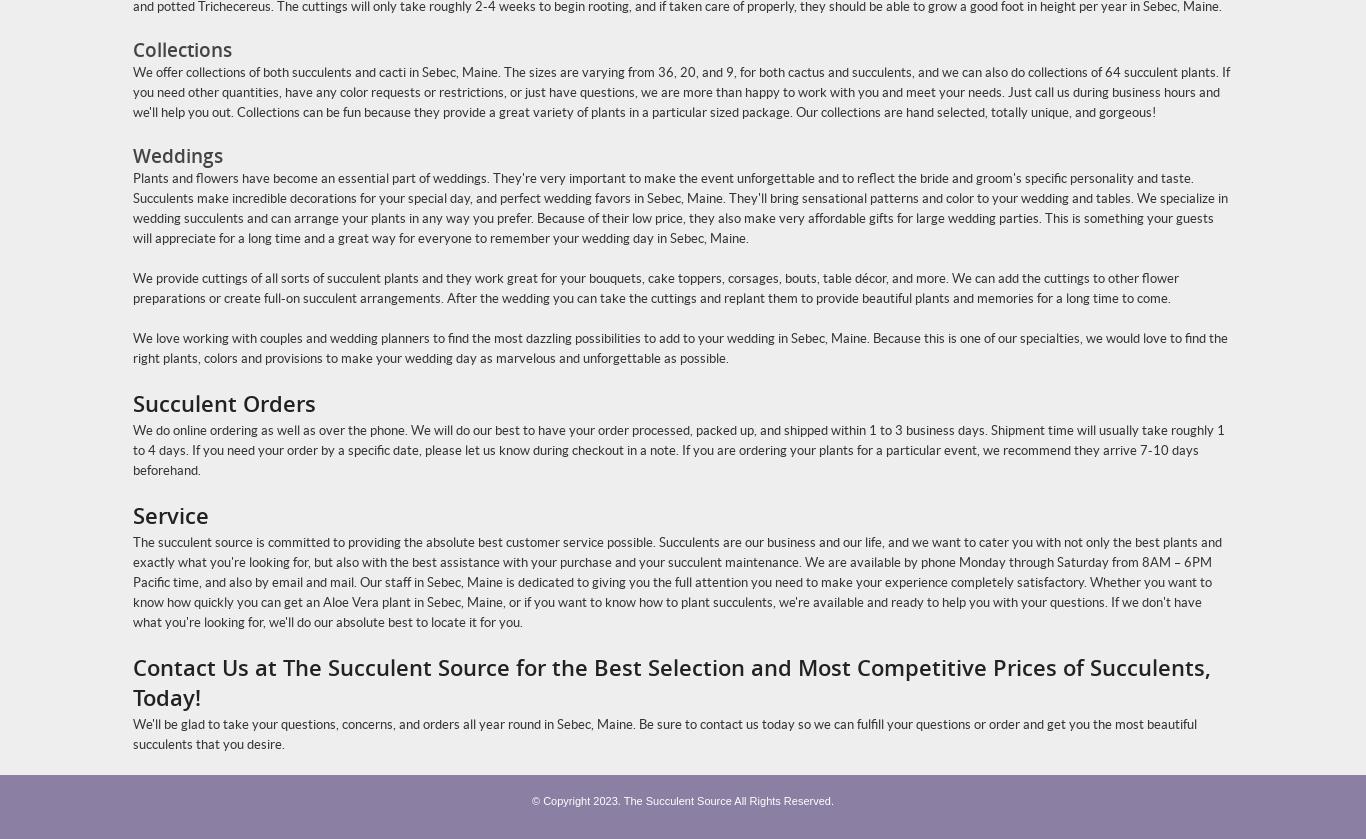  Describe the element at coordinates (679, 208) in the screenshot. I see `'Plants and flowers have become an essential part of weddings. They're very important to make the event unforgettable and to reflect the bride and groom's specific personality and taste. Succulents make incredible decorations for your special day, and perfect wedding favors in Sebec, Maine. They'll bring sensational patterns and color to your wedding and tables. We specialize in wedding succulents and can arrange your plants in any way you prefer. Because of their low price, they also make very affordable gifts for large wedding parties. This is something your guests will appreciate for a long time and a great way for everyone to remember your wedding day in Sebec, Maine.'` at that location.